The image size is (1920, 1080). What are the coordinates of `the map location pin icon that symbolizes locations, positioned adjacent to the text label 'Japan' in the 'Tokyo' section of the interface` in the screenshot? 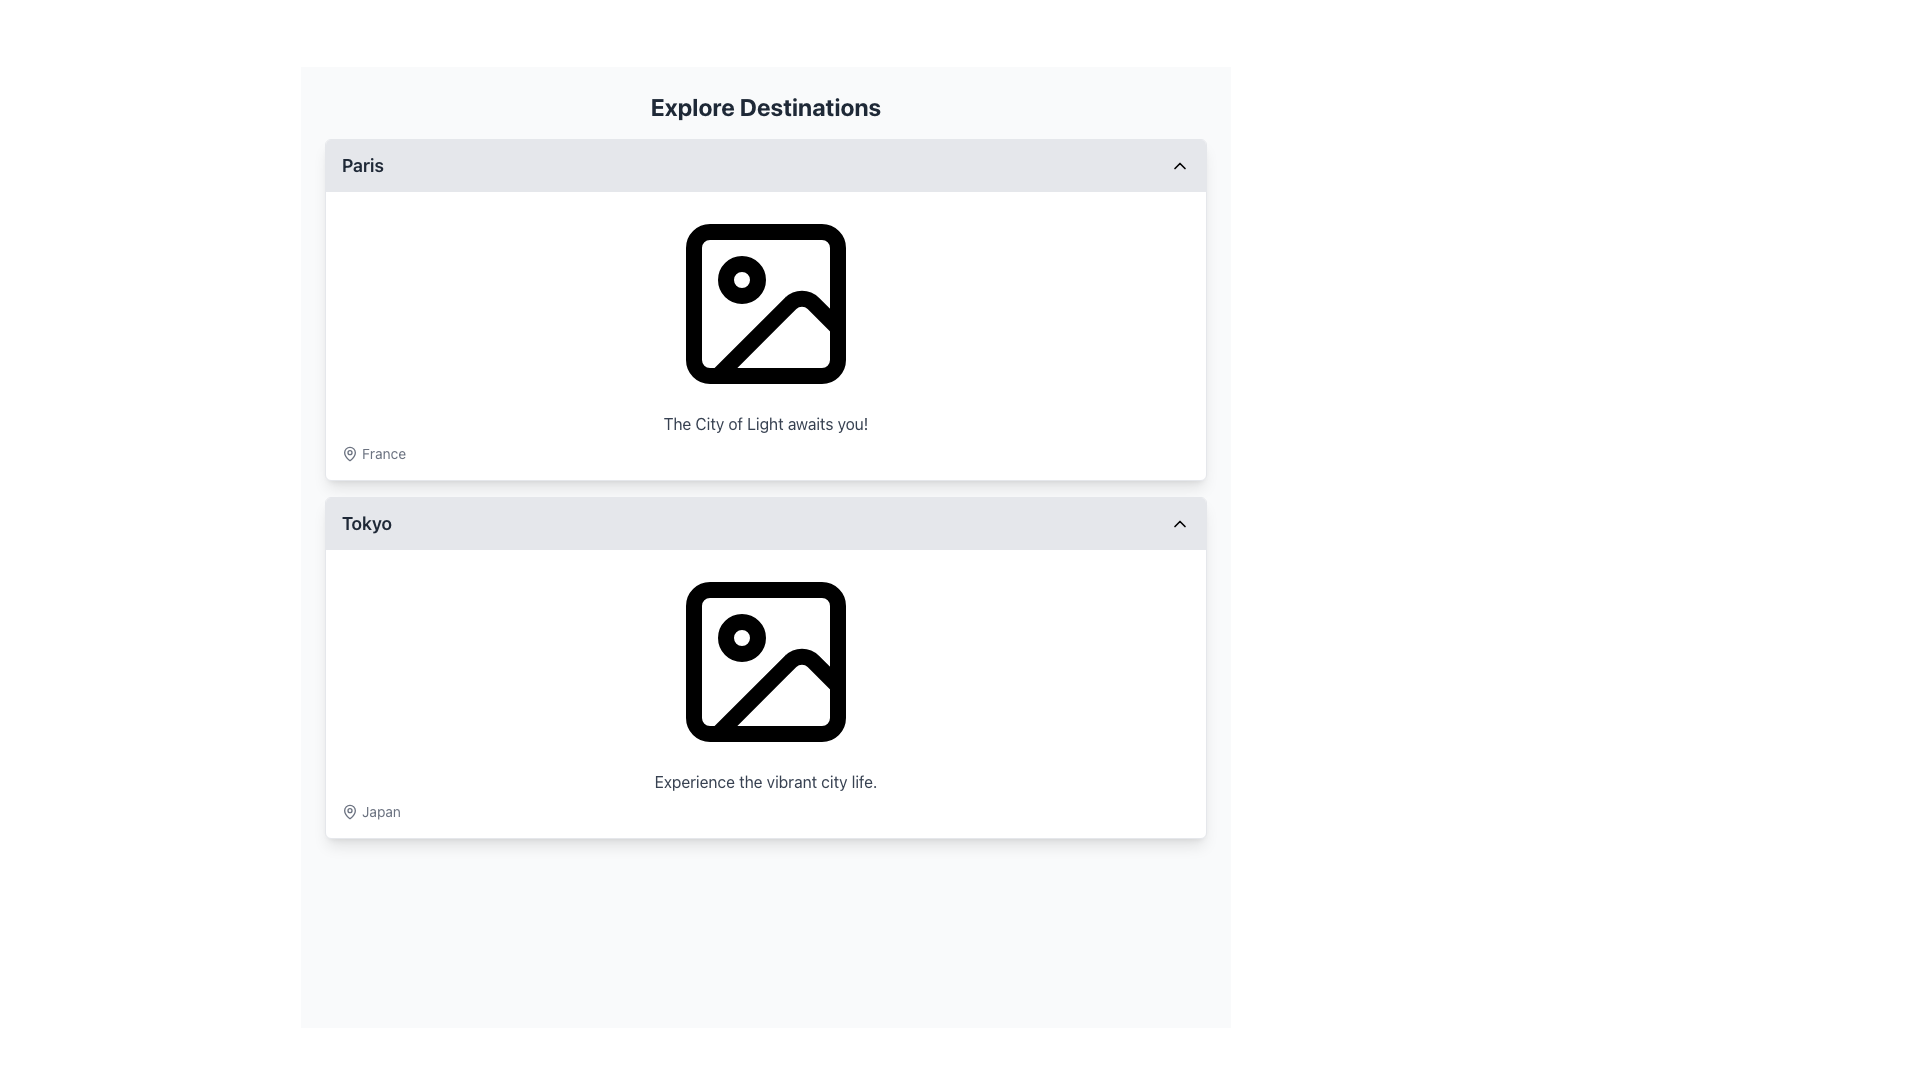 It's located at (350, 812).